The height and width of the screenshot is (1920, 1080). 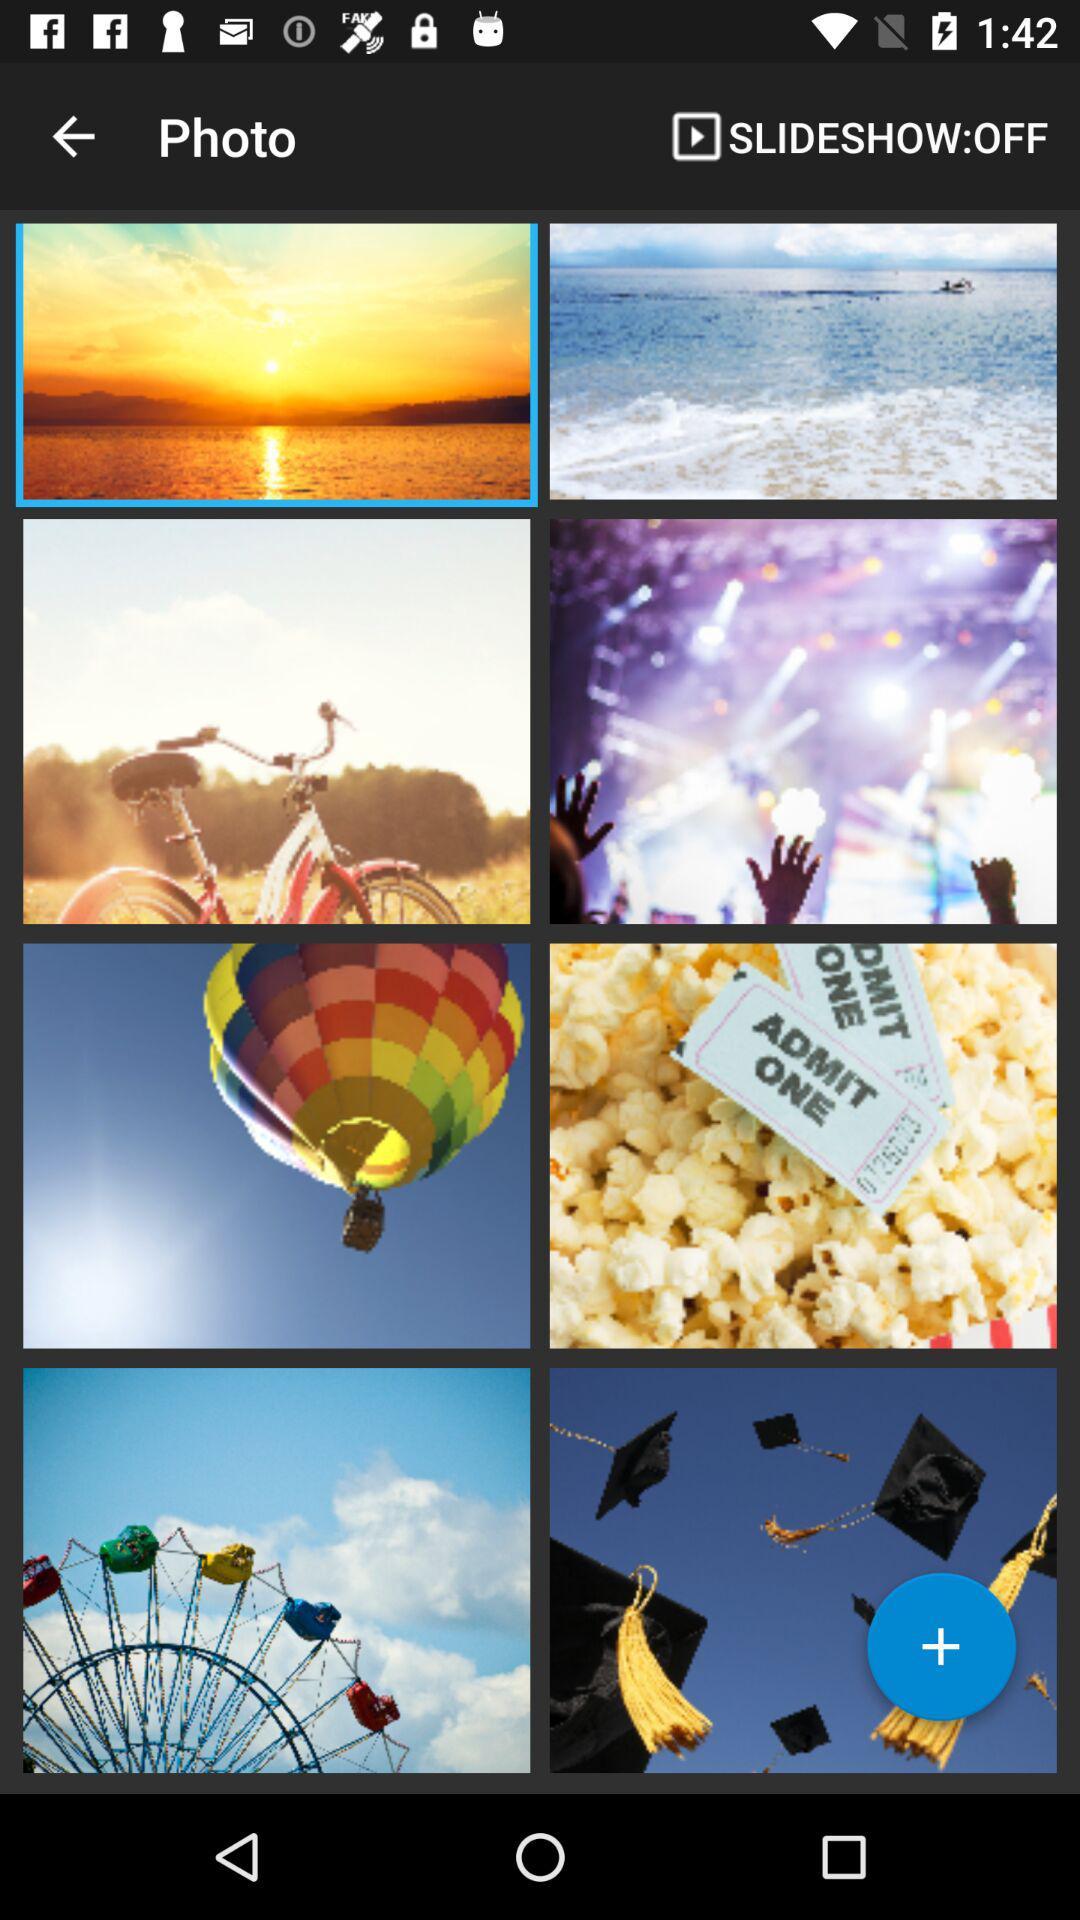 I want to click on open image, so click(x=276, y=1567).